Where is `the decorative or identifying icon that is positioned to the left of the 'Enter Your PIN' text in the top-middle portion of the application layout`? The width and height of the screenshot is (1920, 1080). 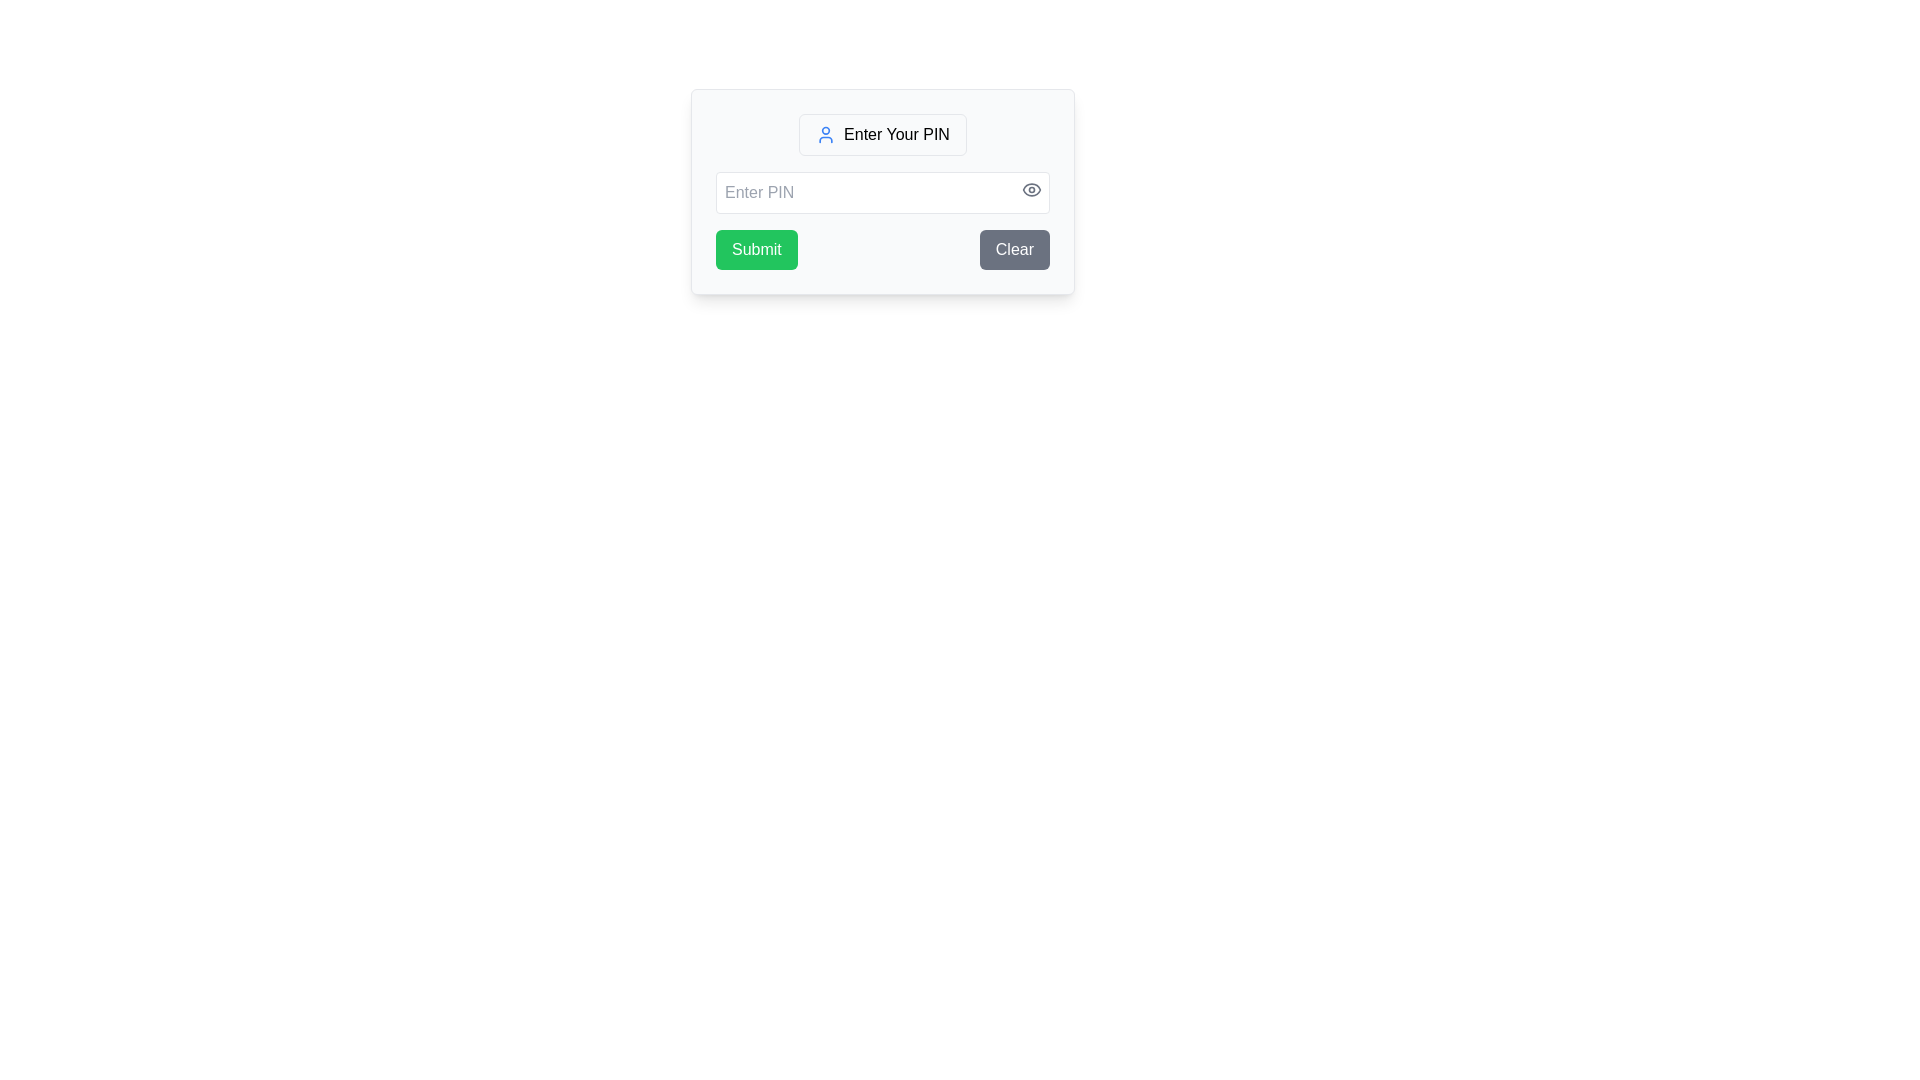 the decorative or identifying icon that is positioned to the left of the 'Enter Your PIN' text in the top-middle portion of the application layout is located at coordinates (826, 135).